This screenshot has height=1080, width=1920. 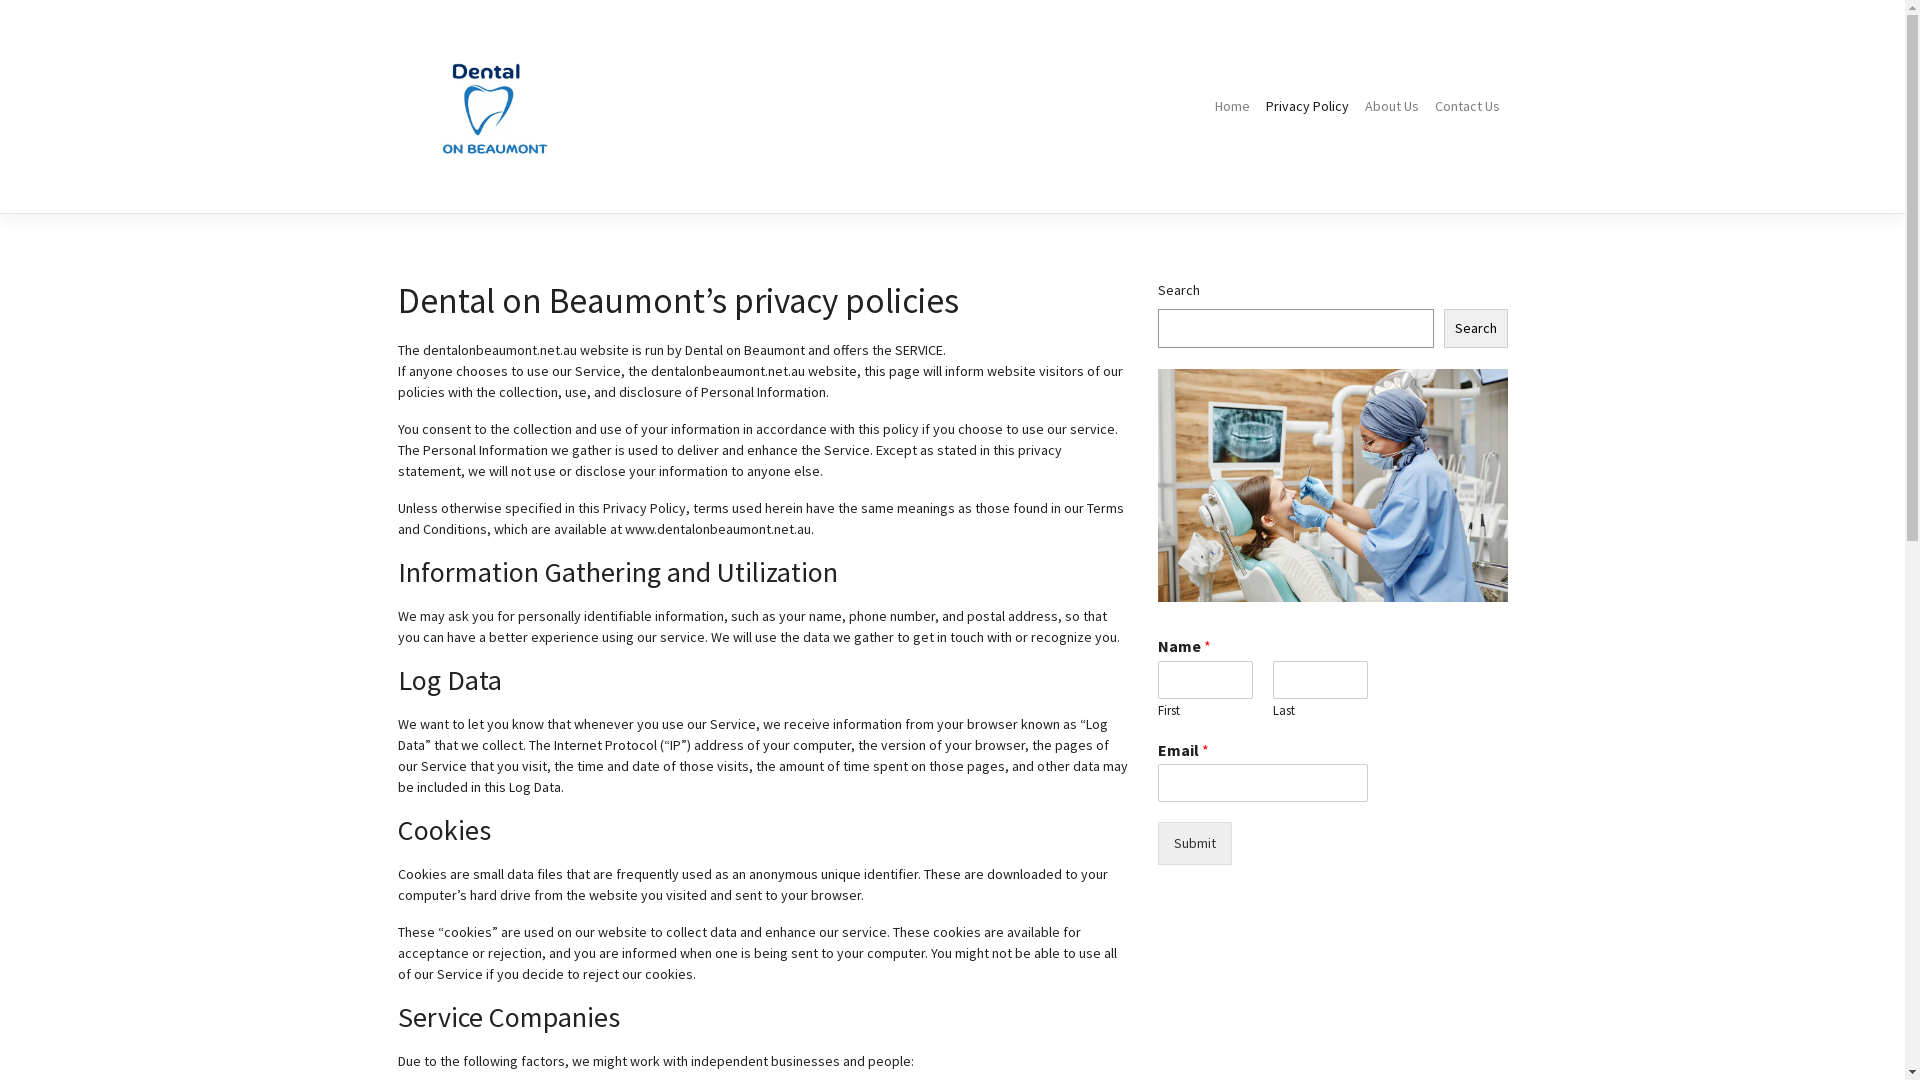 I want to click on 'Home', so click(x=1230, y=106).